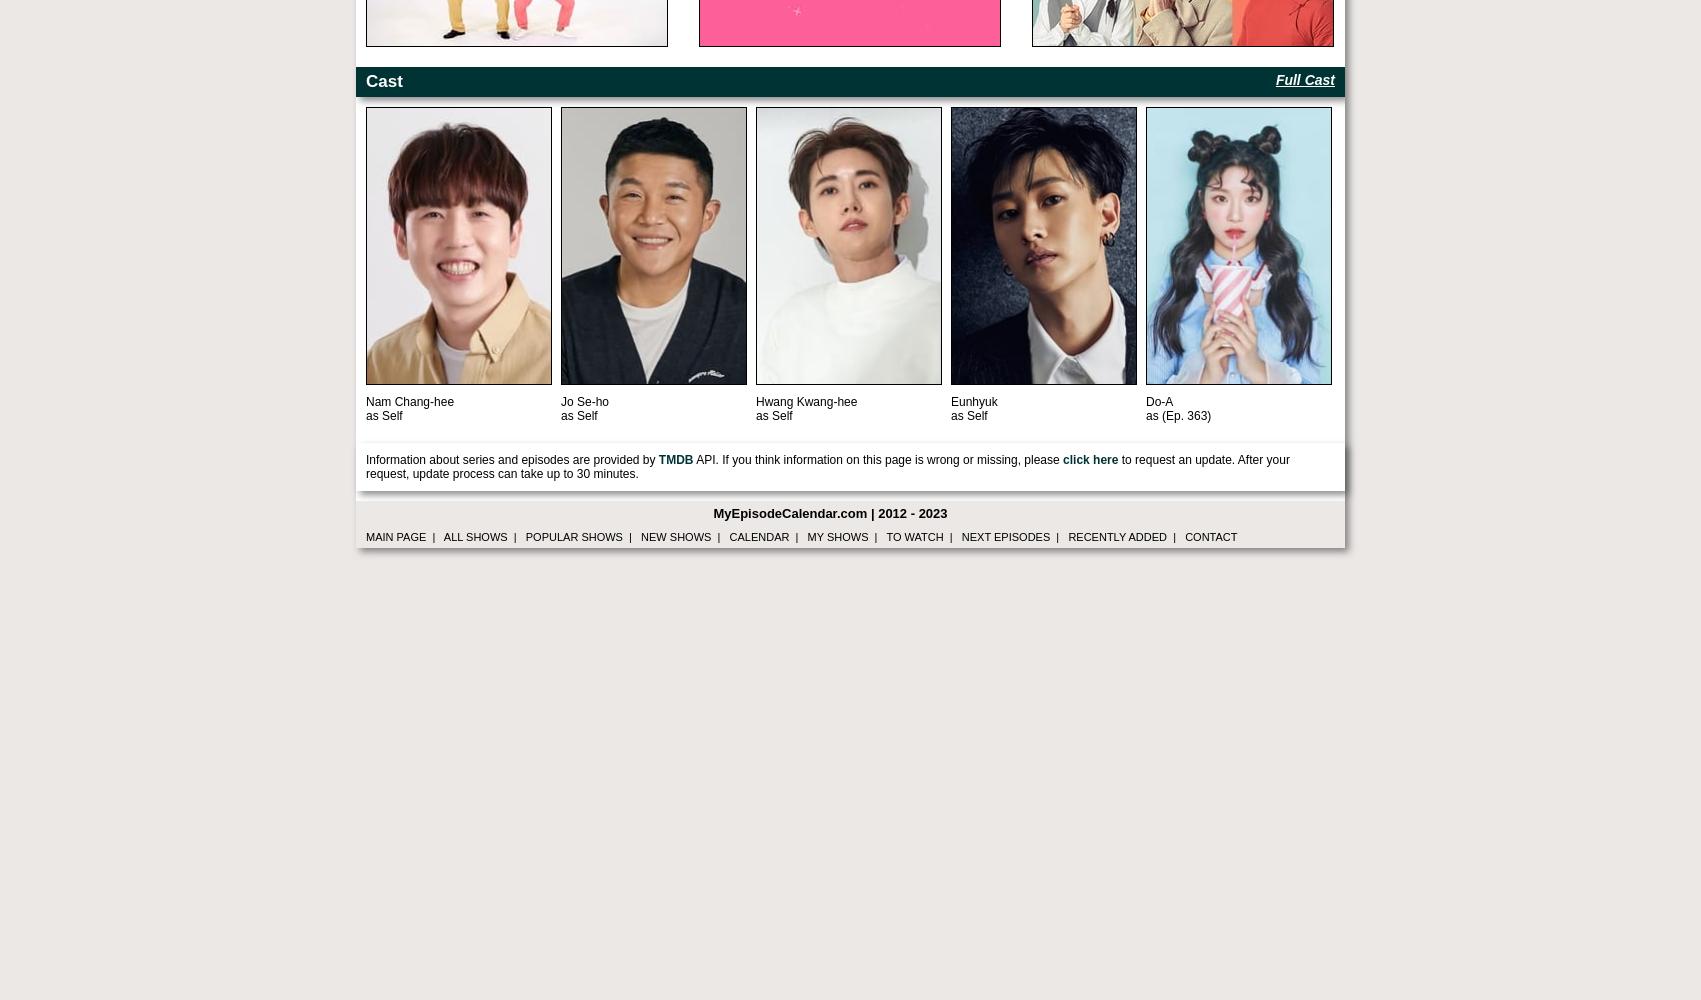 This screenshot has height=1000, width=1701. I want to click on 'RECENTLY ADDED', so click(1116, 537).